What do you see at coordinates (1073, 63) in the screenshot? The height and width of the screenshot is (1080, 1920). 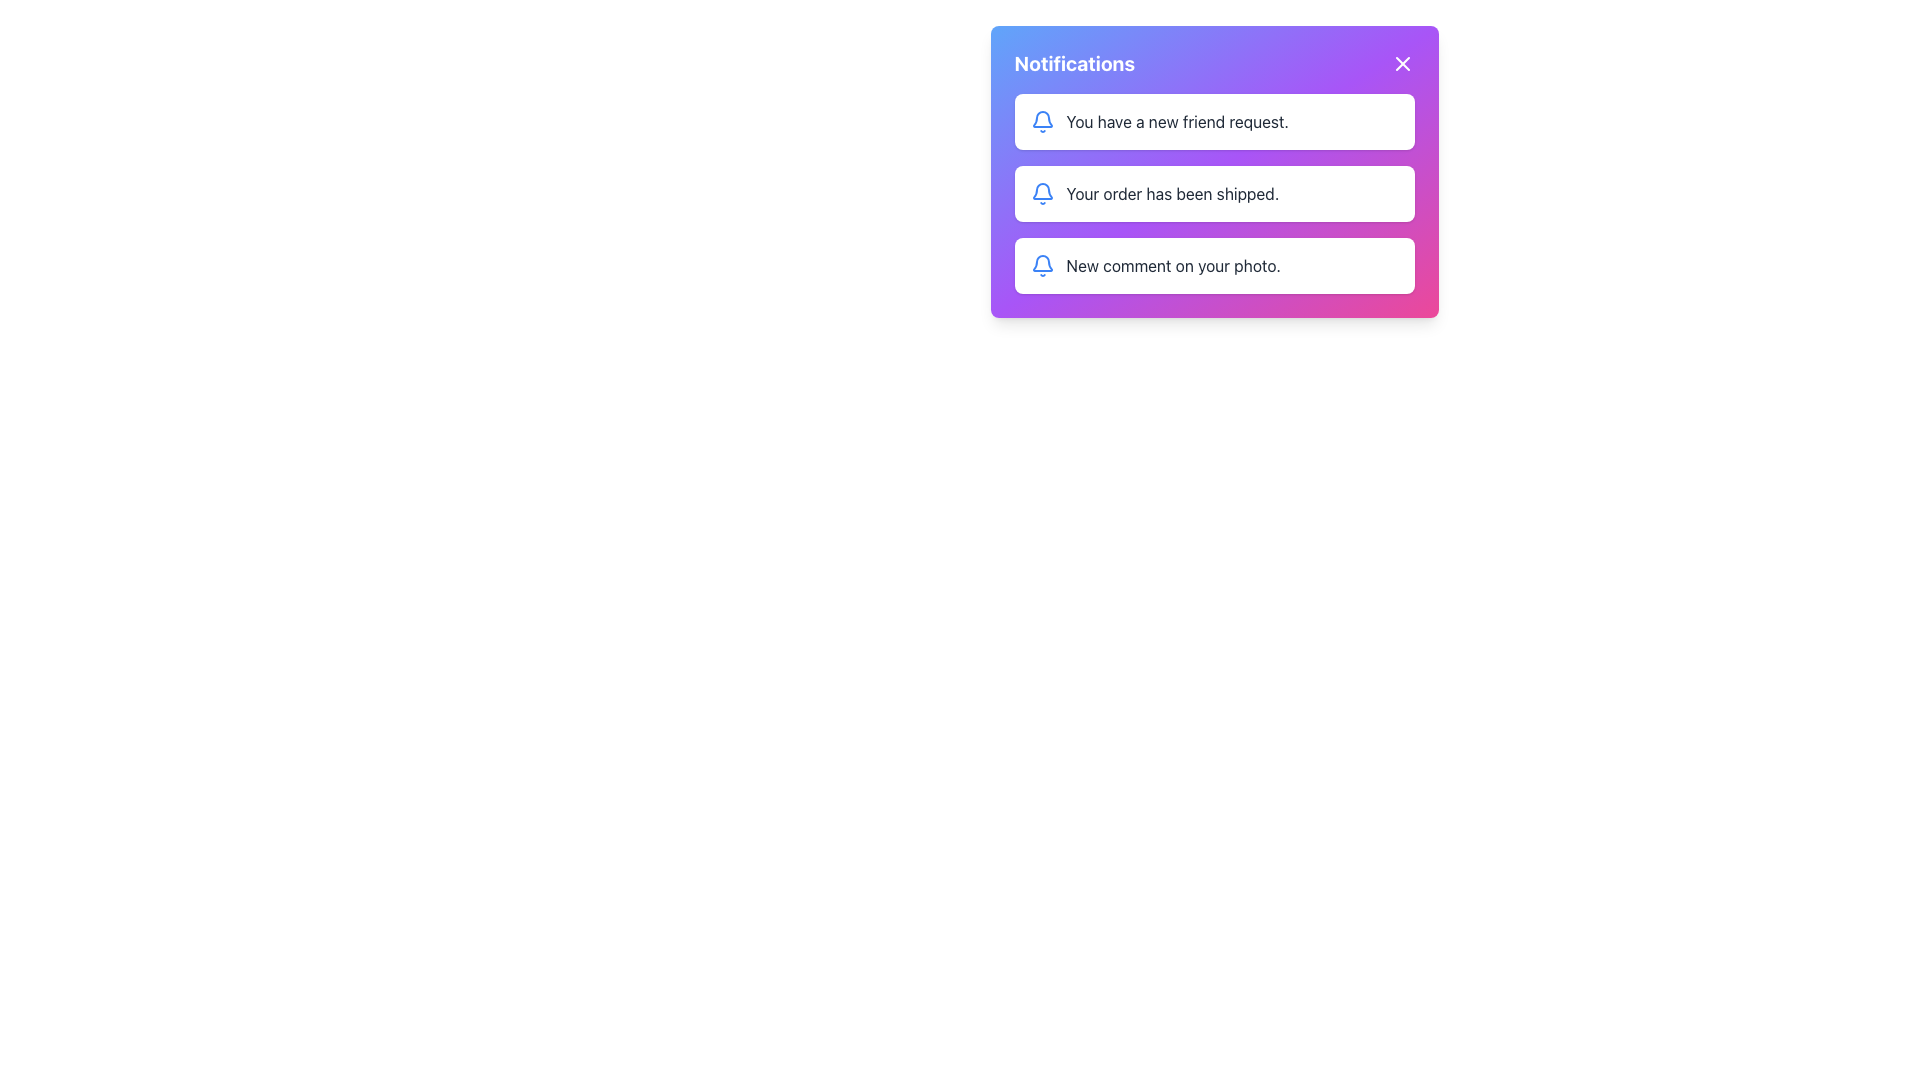 I see `Heading text located in the upper-left section of the notification panel to understand its purpose` at bounding box center [1073, 63].